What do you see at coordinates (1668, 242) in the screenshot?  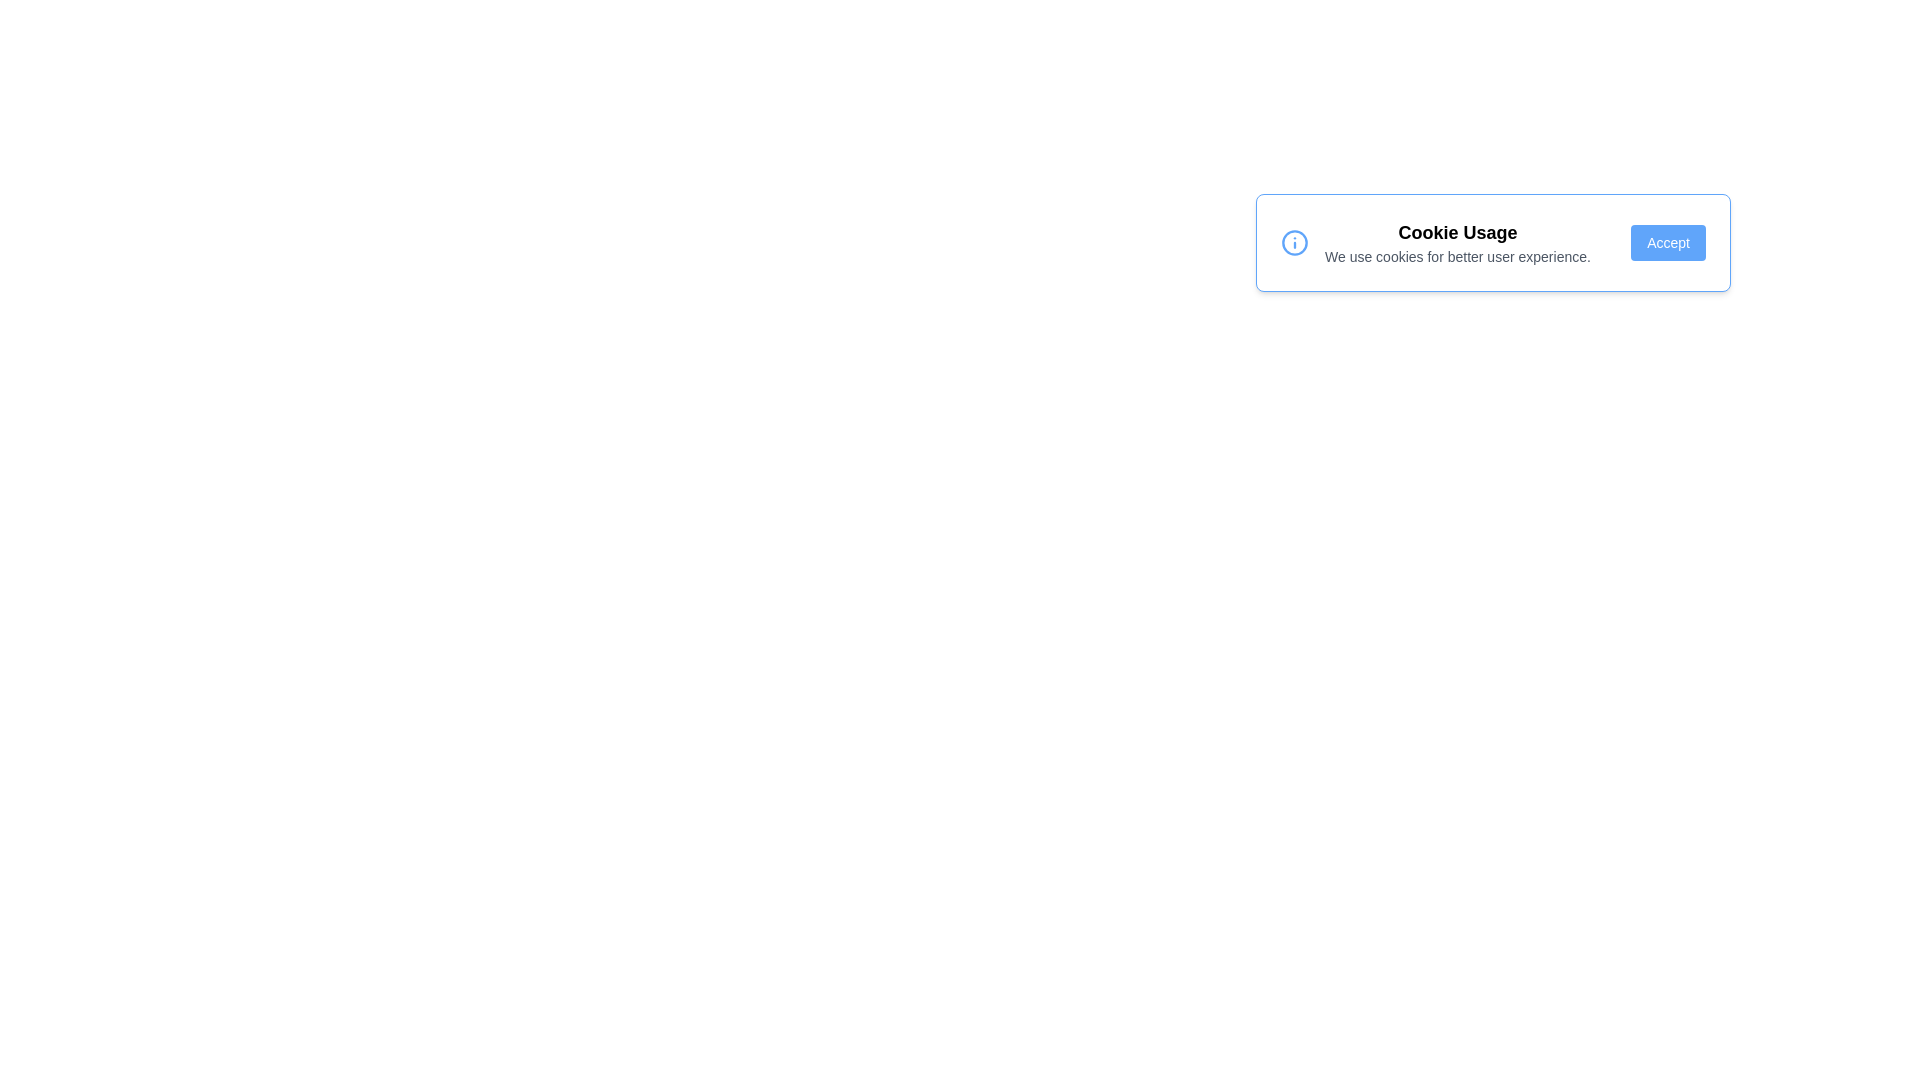 I see `the 'Accept' button with a light blue background and rounded corners located on the right side of the notification bar` at bounding box center [1668, 242].